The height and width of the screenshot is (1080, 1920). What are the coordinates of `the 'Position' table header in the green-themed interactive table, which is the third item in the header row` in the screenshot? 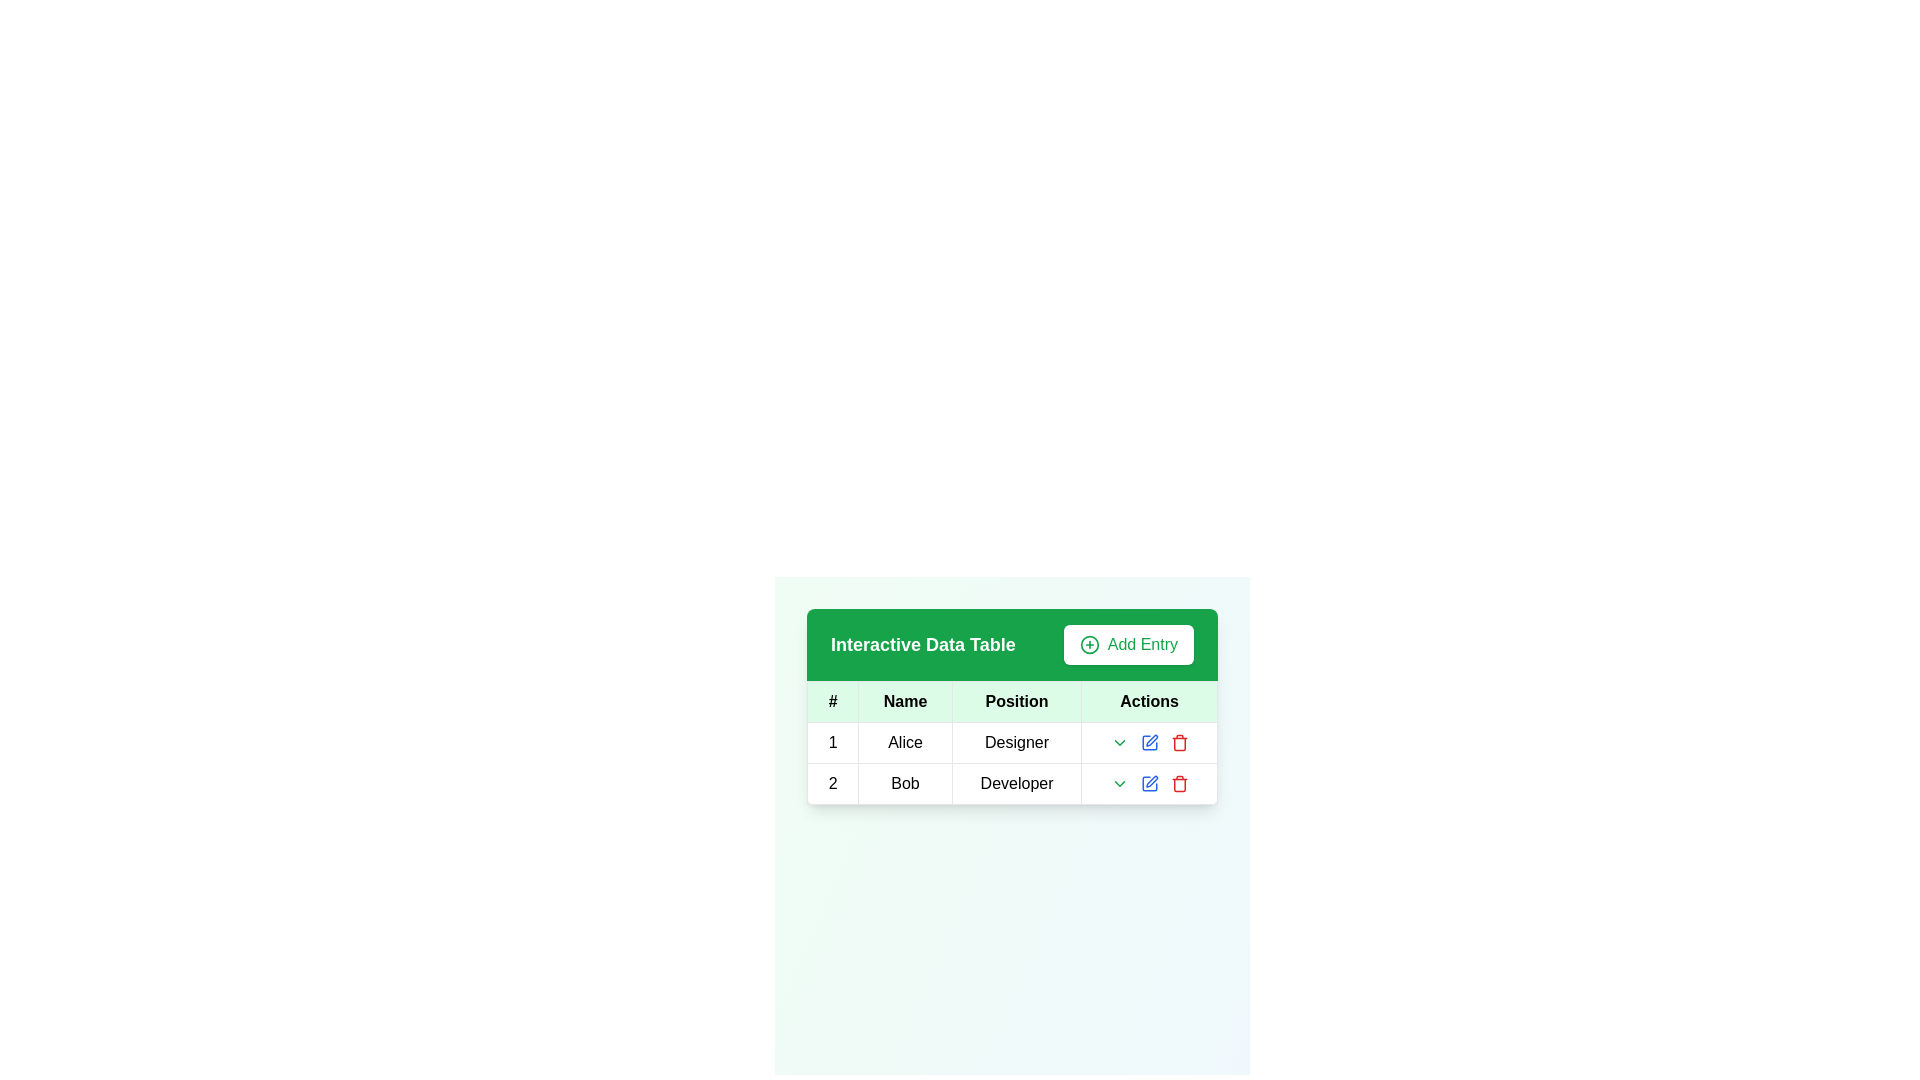 It's located at (1012, 701).